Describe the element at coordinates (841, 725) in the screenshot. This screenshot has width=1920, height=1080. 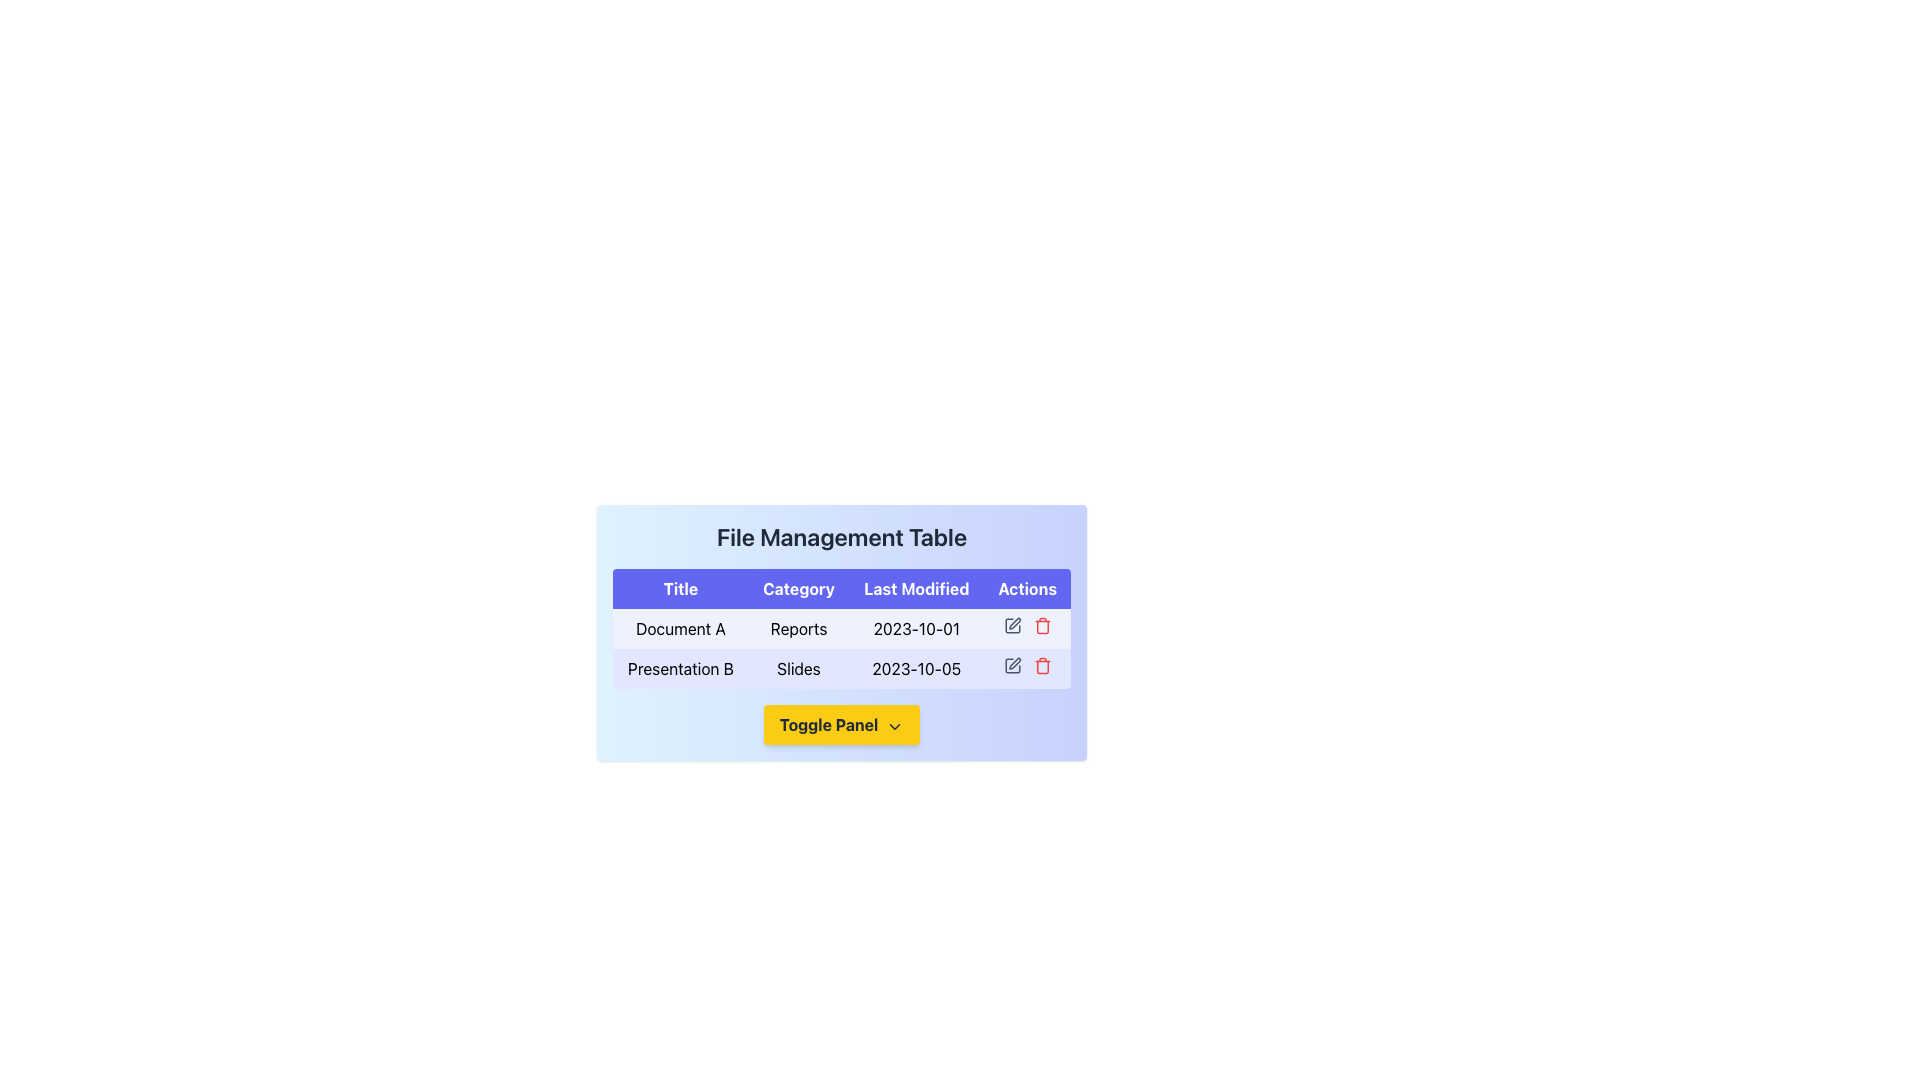
I see `the button located at the bottom of the 'File Management Table' panel to trigger hover effects` at that location.